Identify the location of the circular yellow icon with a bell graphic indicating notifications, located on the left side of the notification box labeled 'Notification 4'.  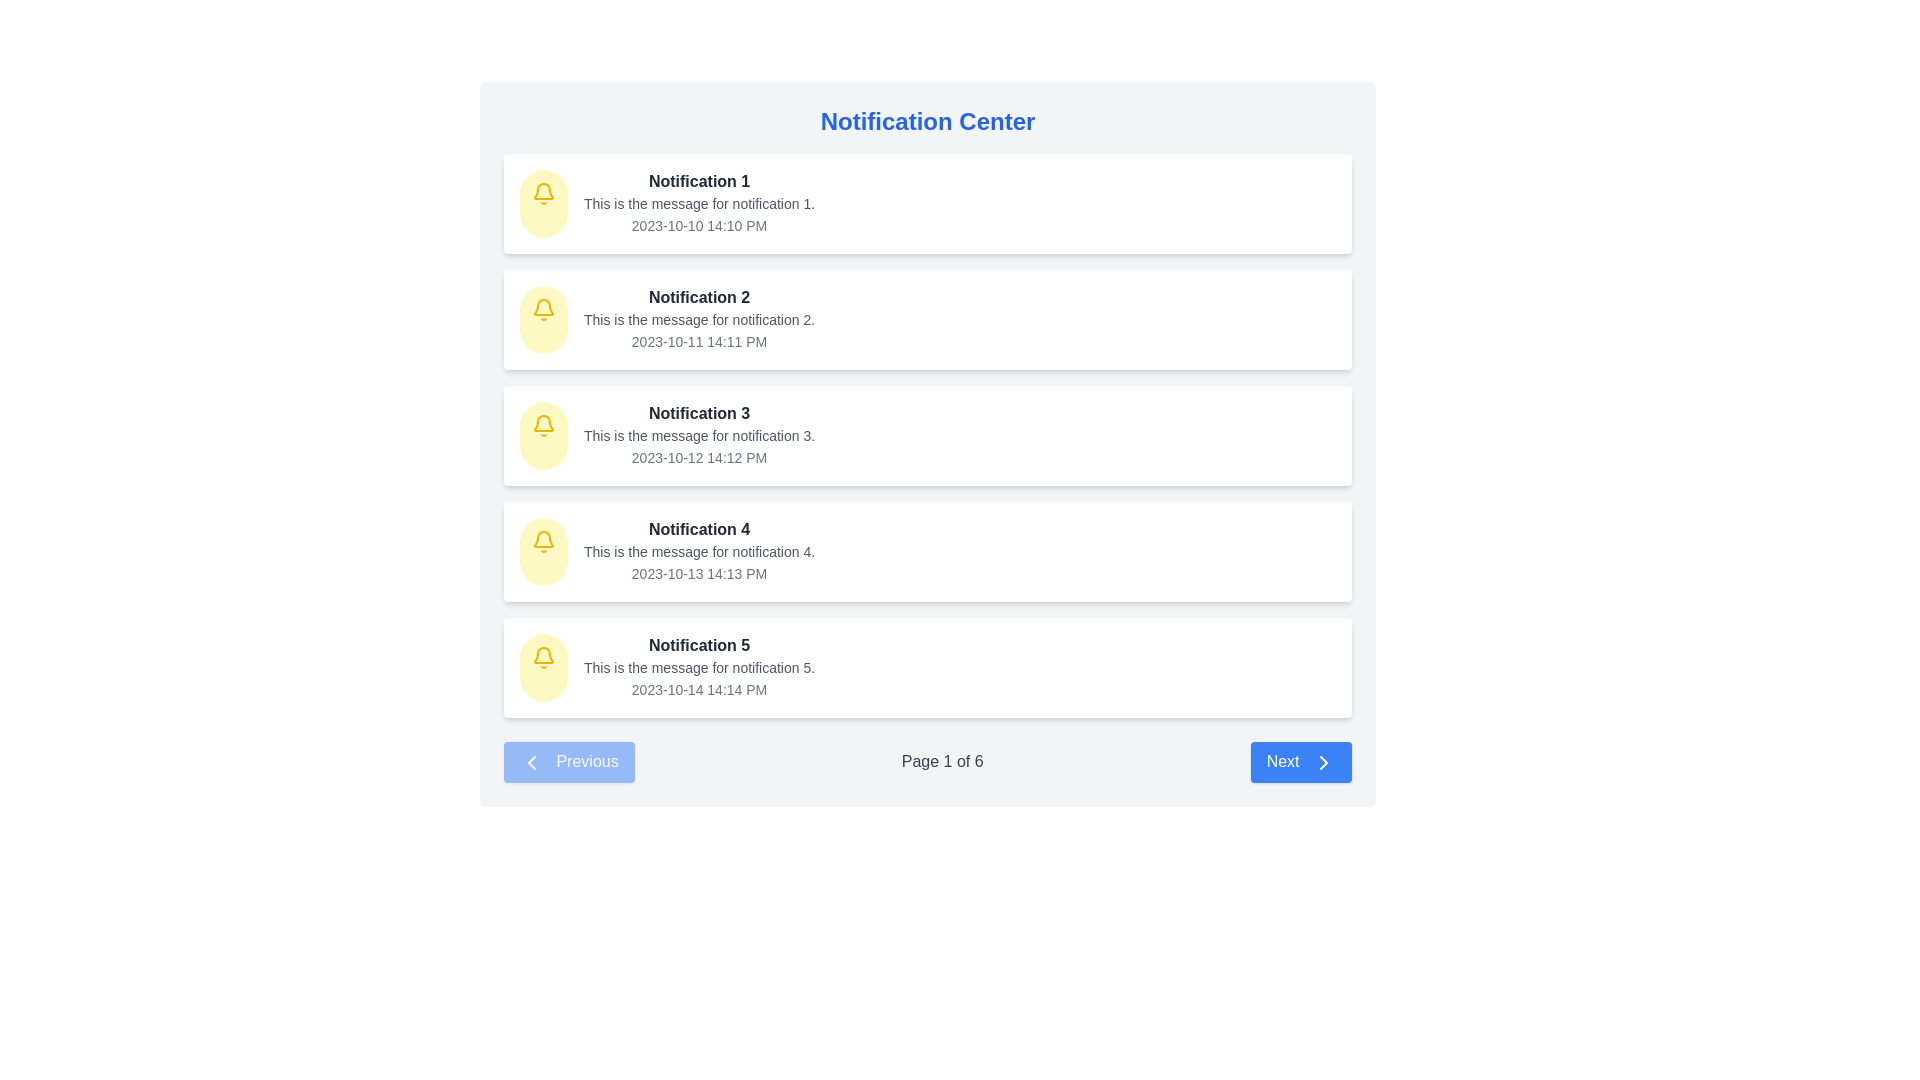
(543, 551).